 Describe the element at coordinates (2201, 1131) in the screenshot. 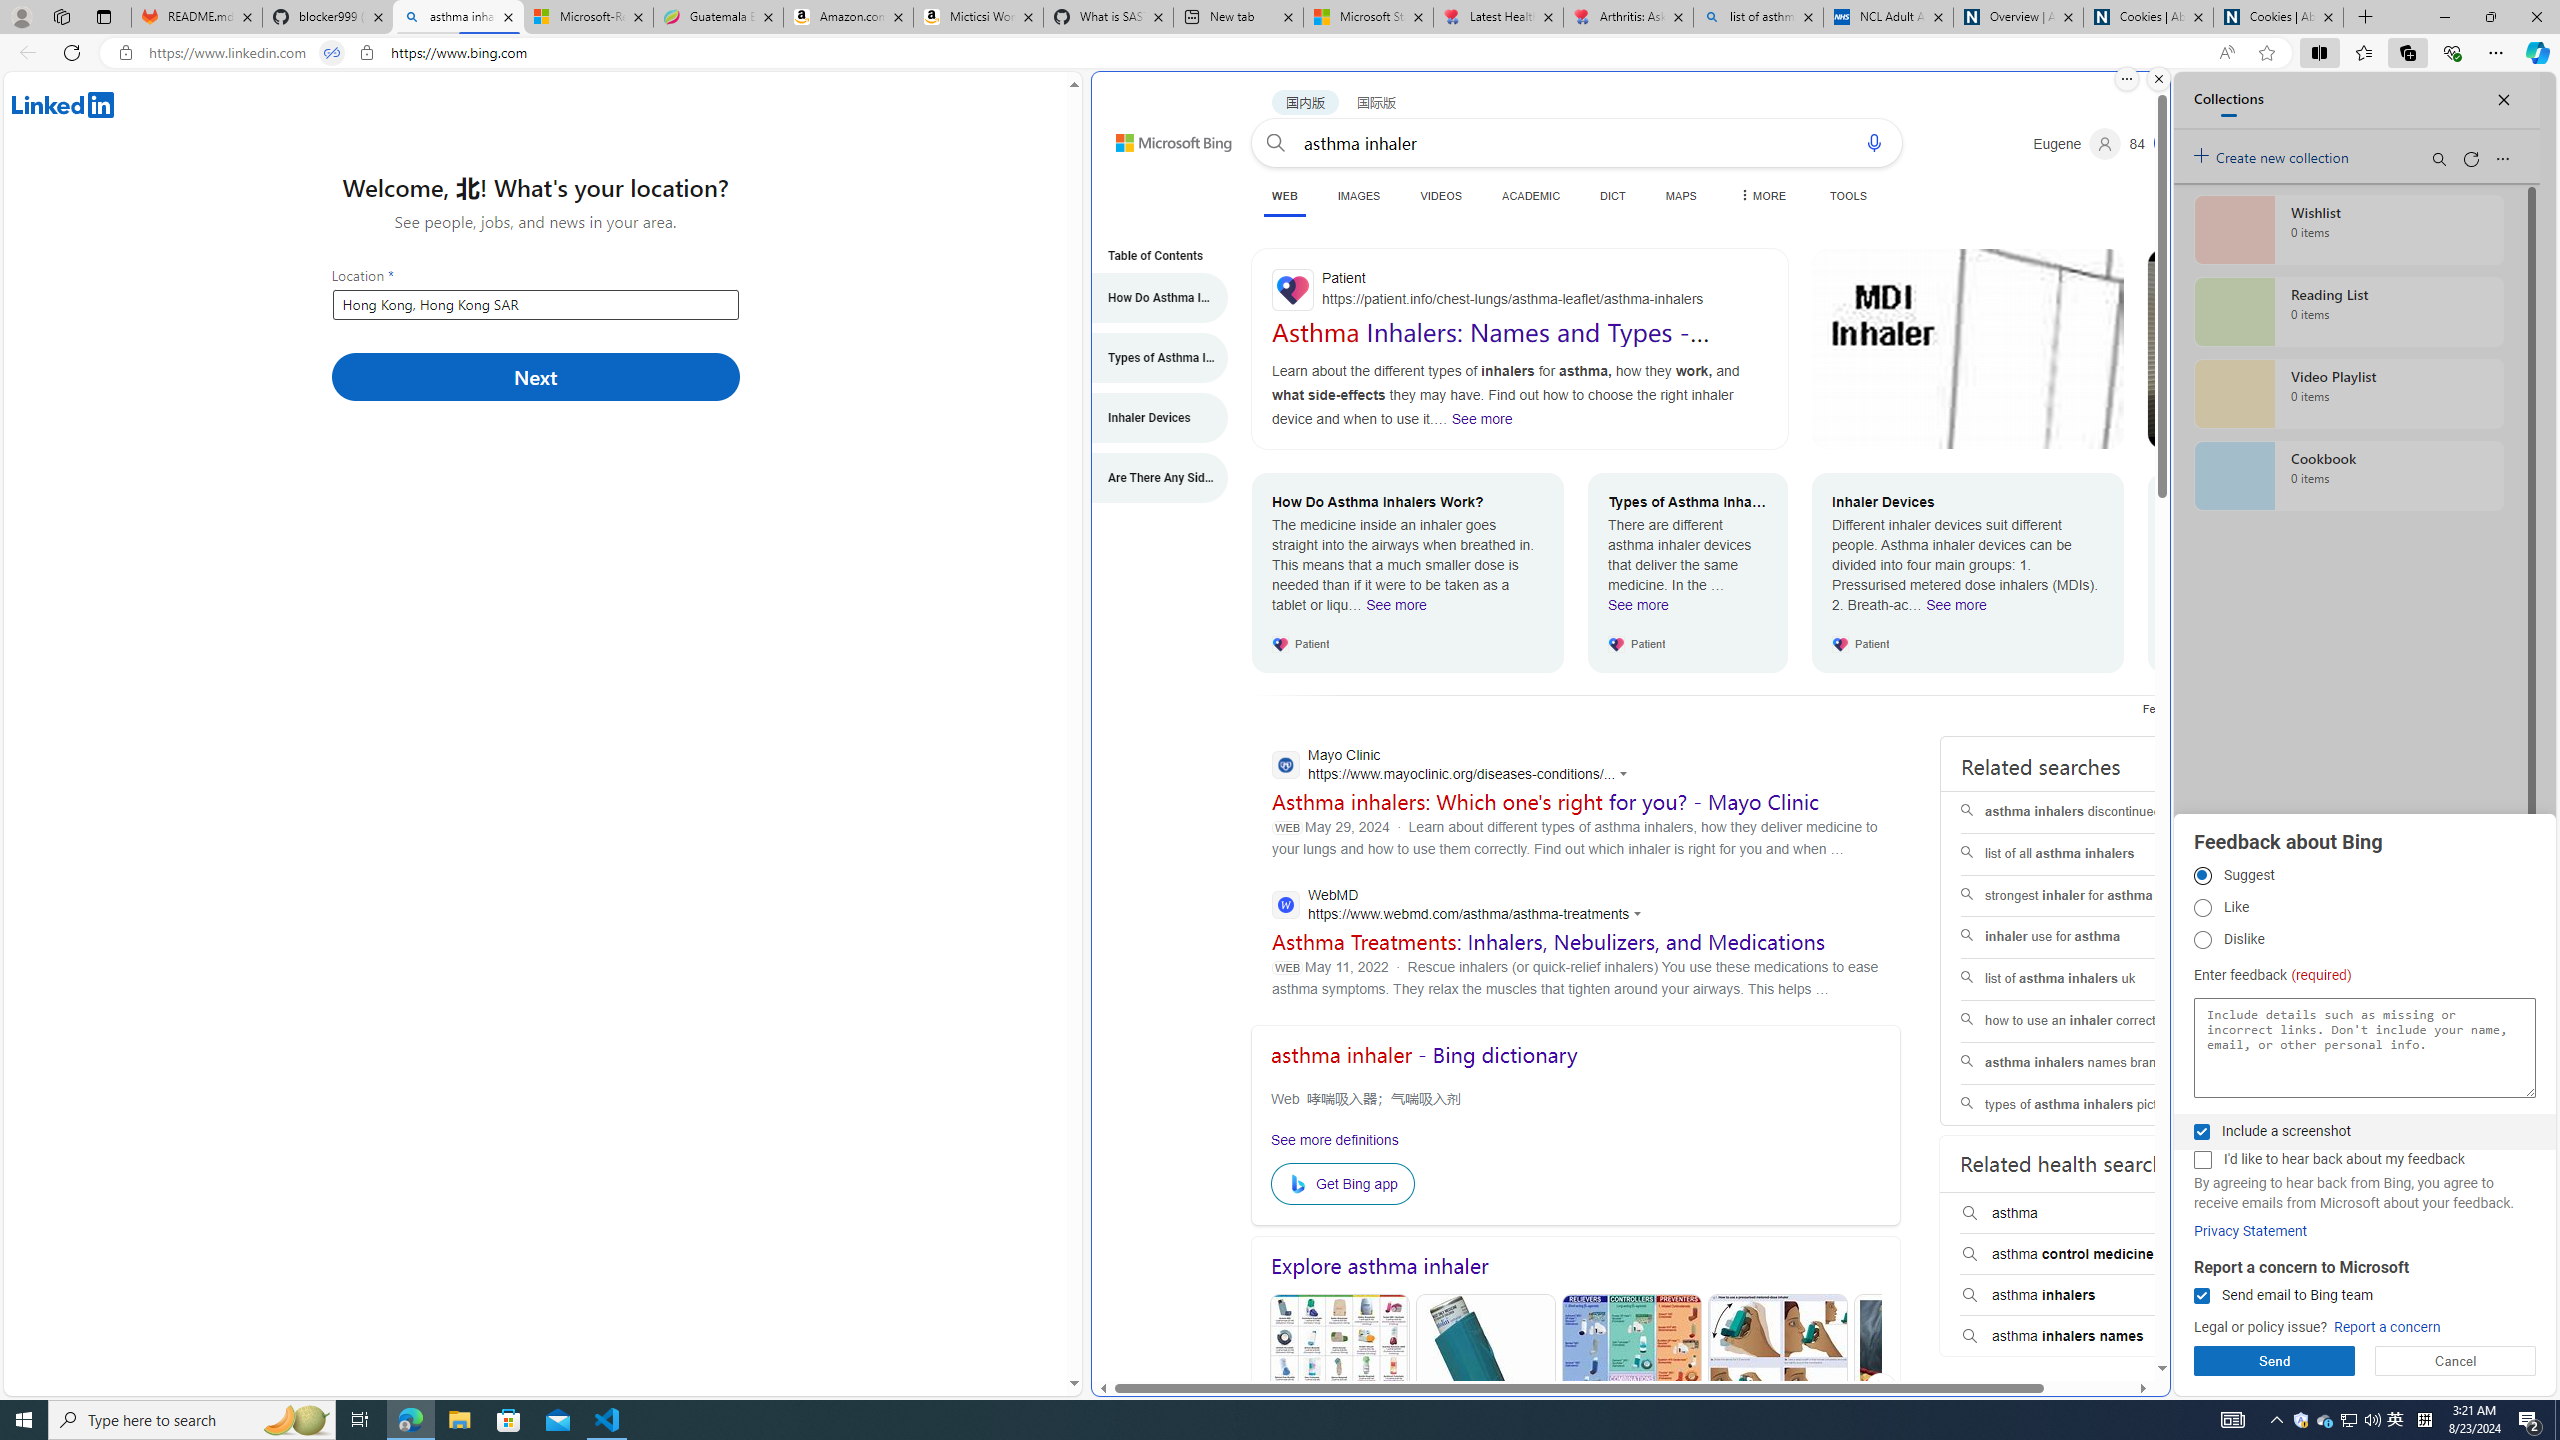

I see `'Include a screenshot'` at that location.